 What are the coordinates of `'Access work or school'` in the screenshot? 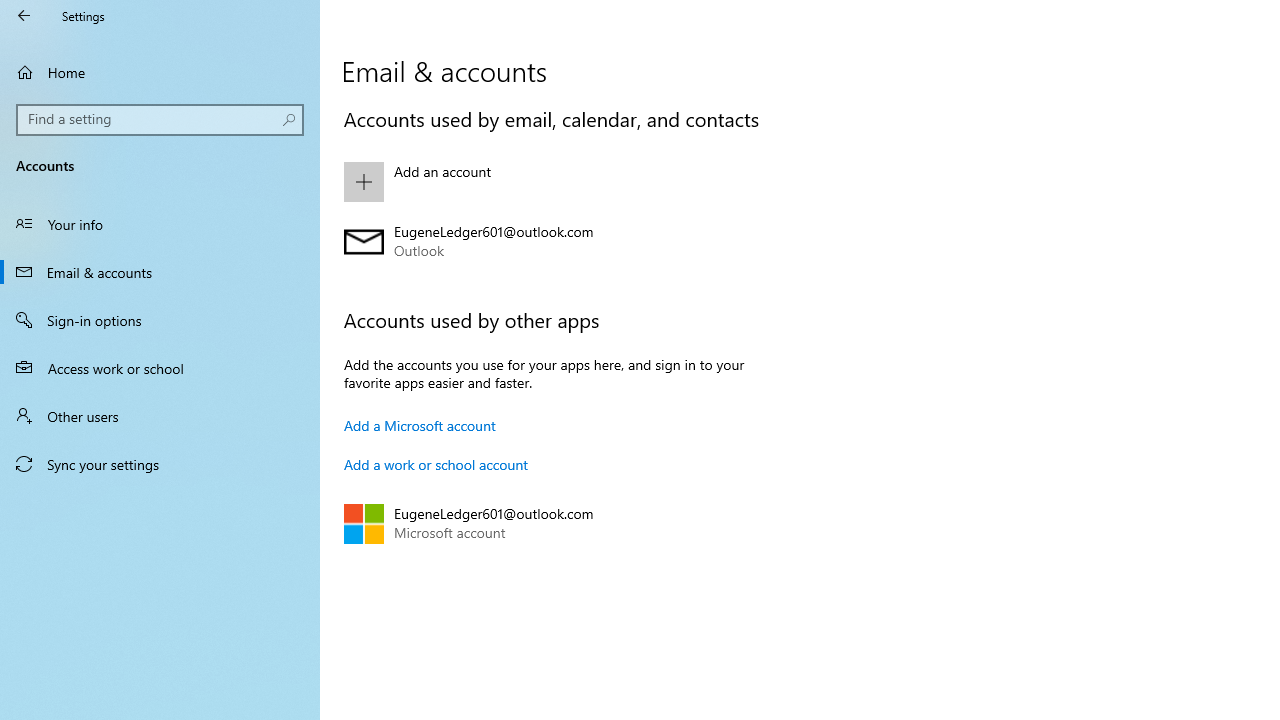 It's located at (160, 367).